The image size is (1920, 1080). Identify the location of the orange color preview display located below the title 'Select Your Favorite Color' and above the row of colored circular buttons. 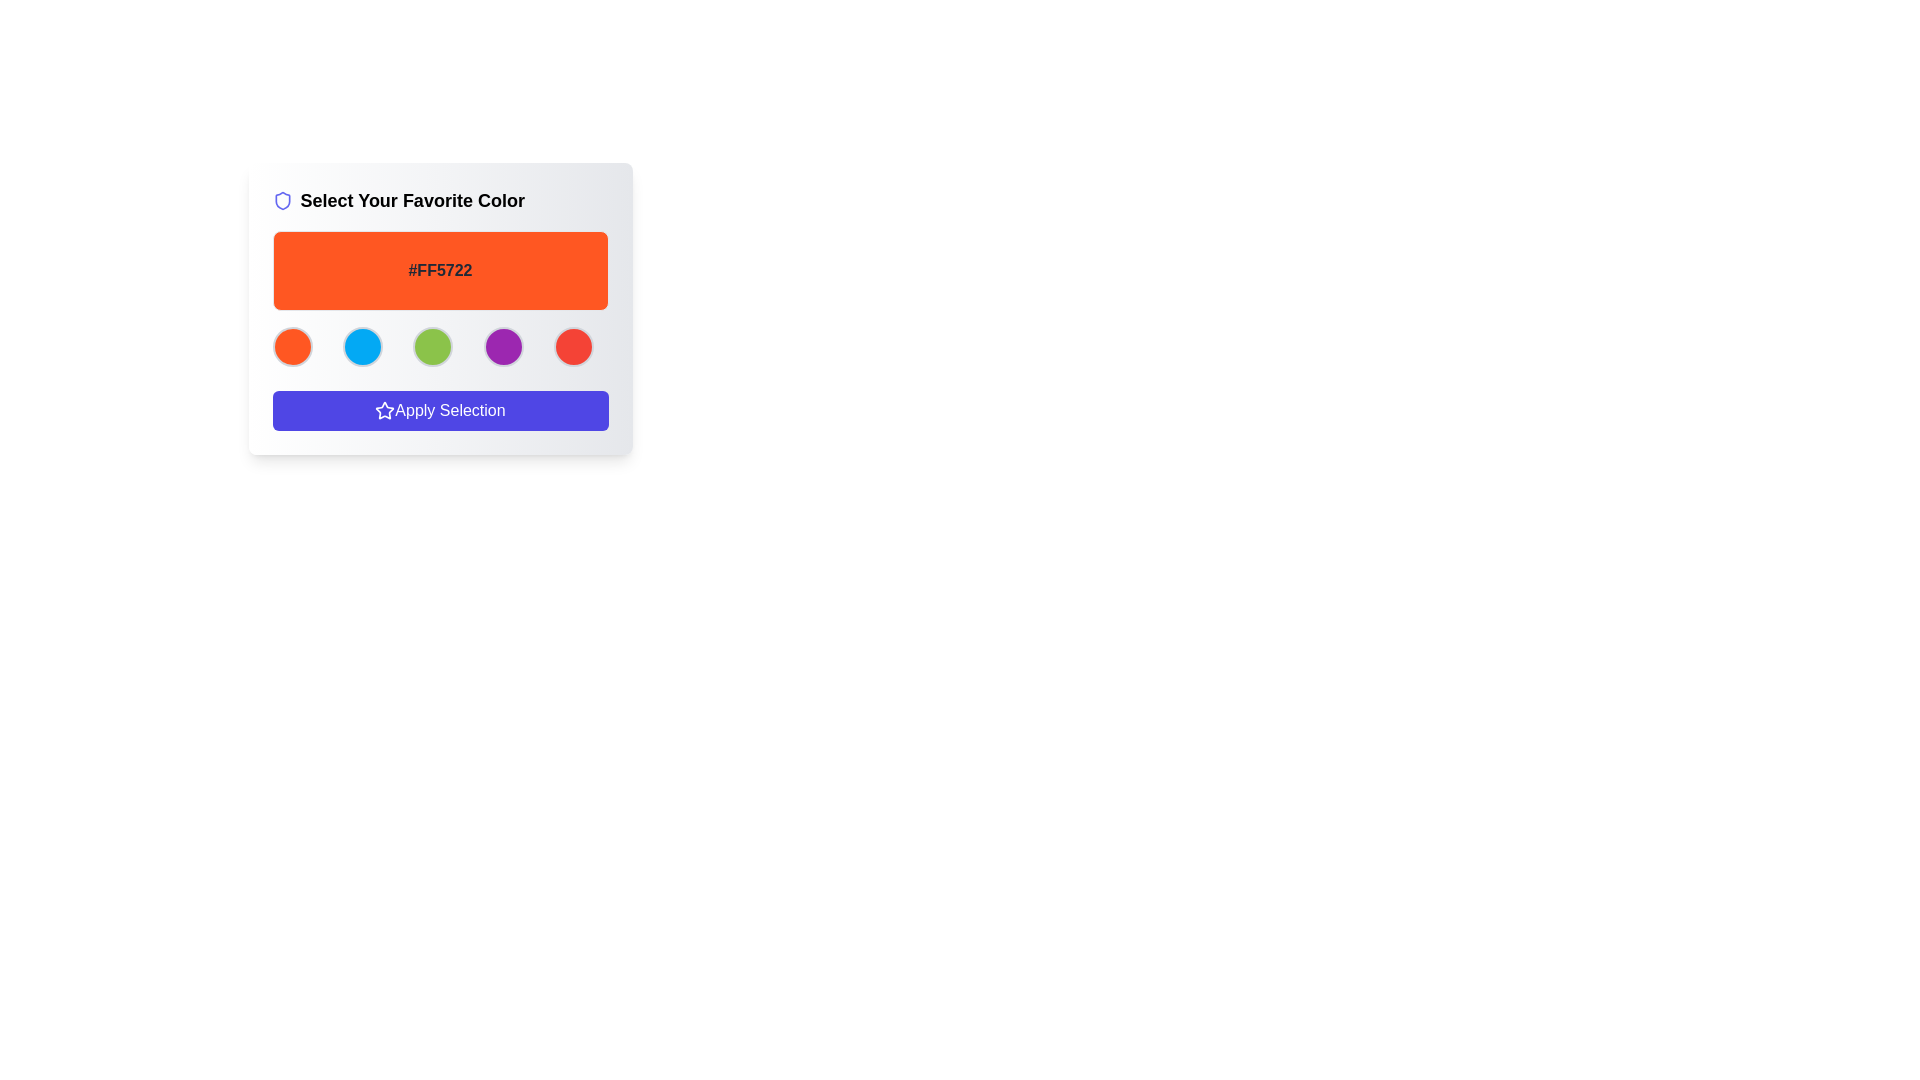
(439, 270).